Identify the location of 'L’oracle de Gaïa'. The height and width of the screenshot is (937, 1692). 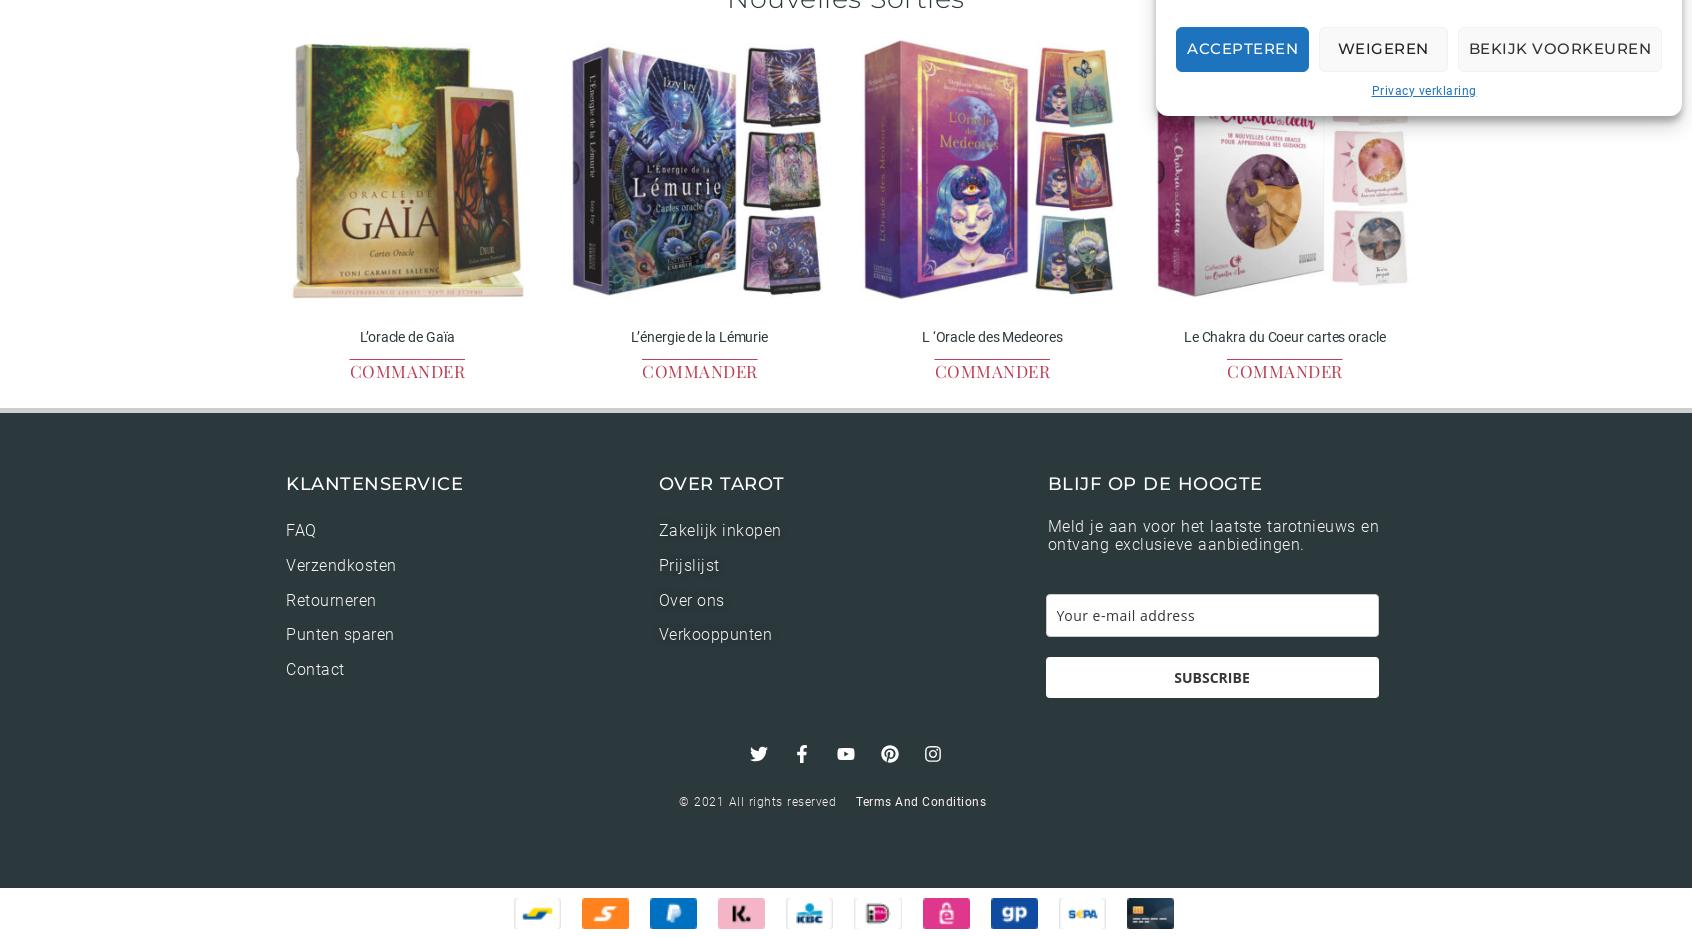
(406, 336).